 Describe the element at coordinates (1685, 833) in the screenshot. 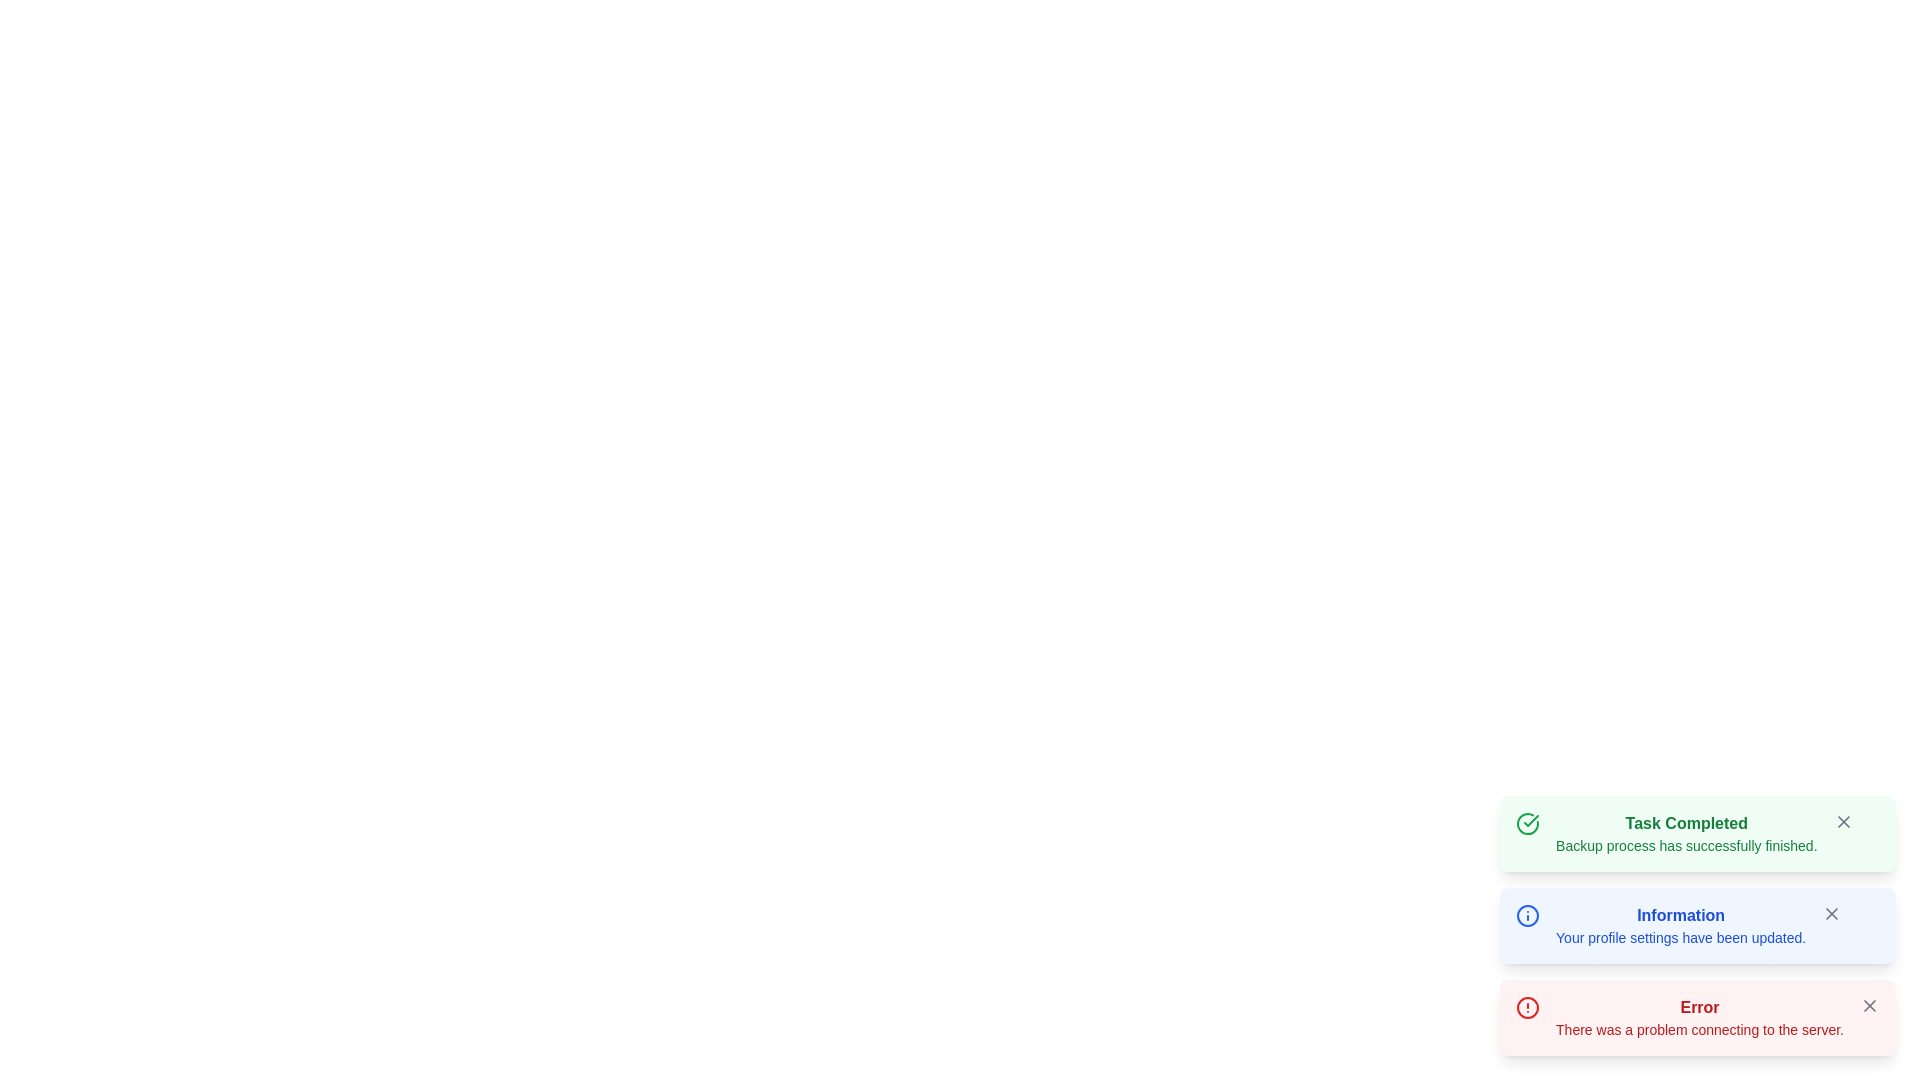

I see `message from the Notification text block located at the top of the notification panels, specifically the green block indicating successful task completion` at that location.